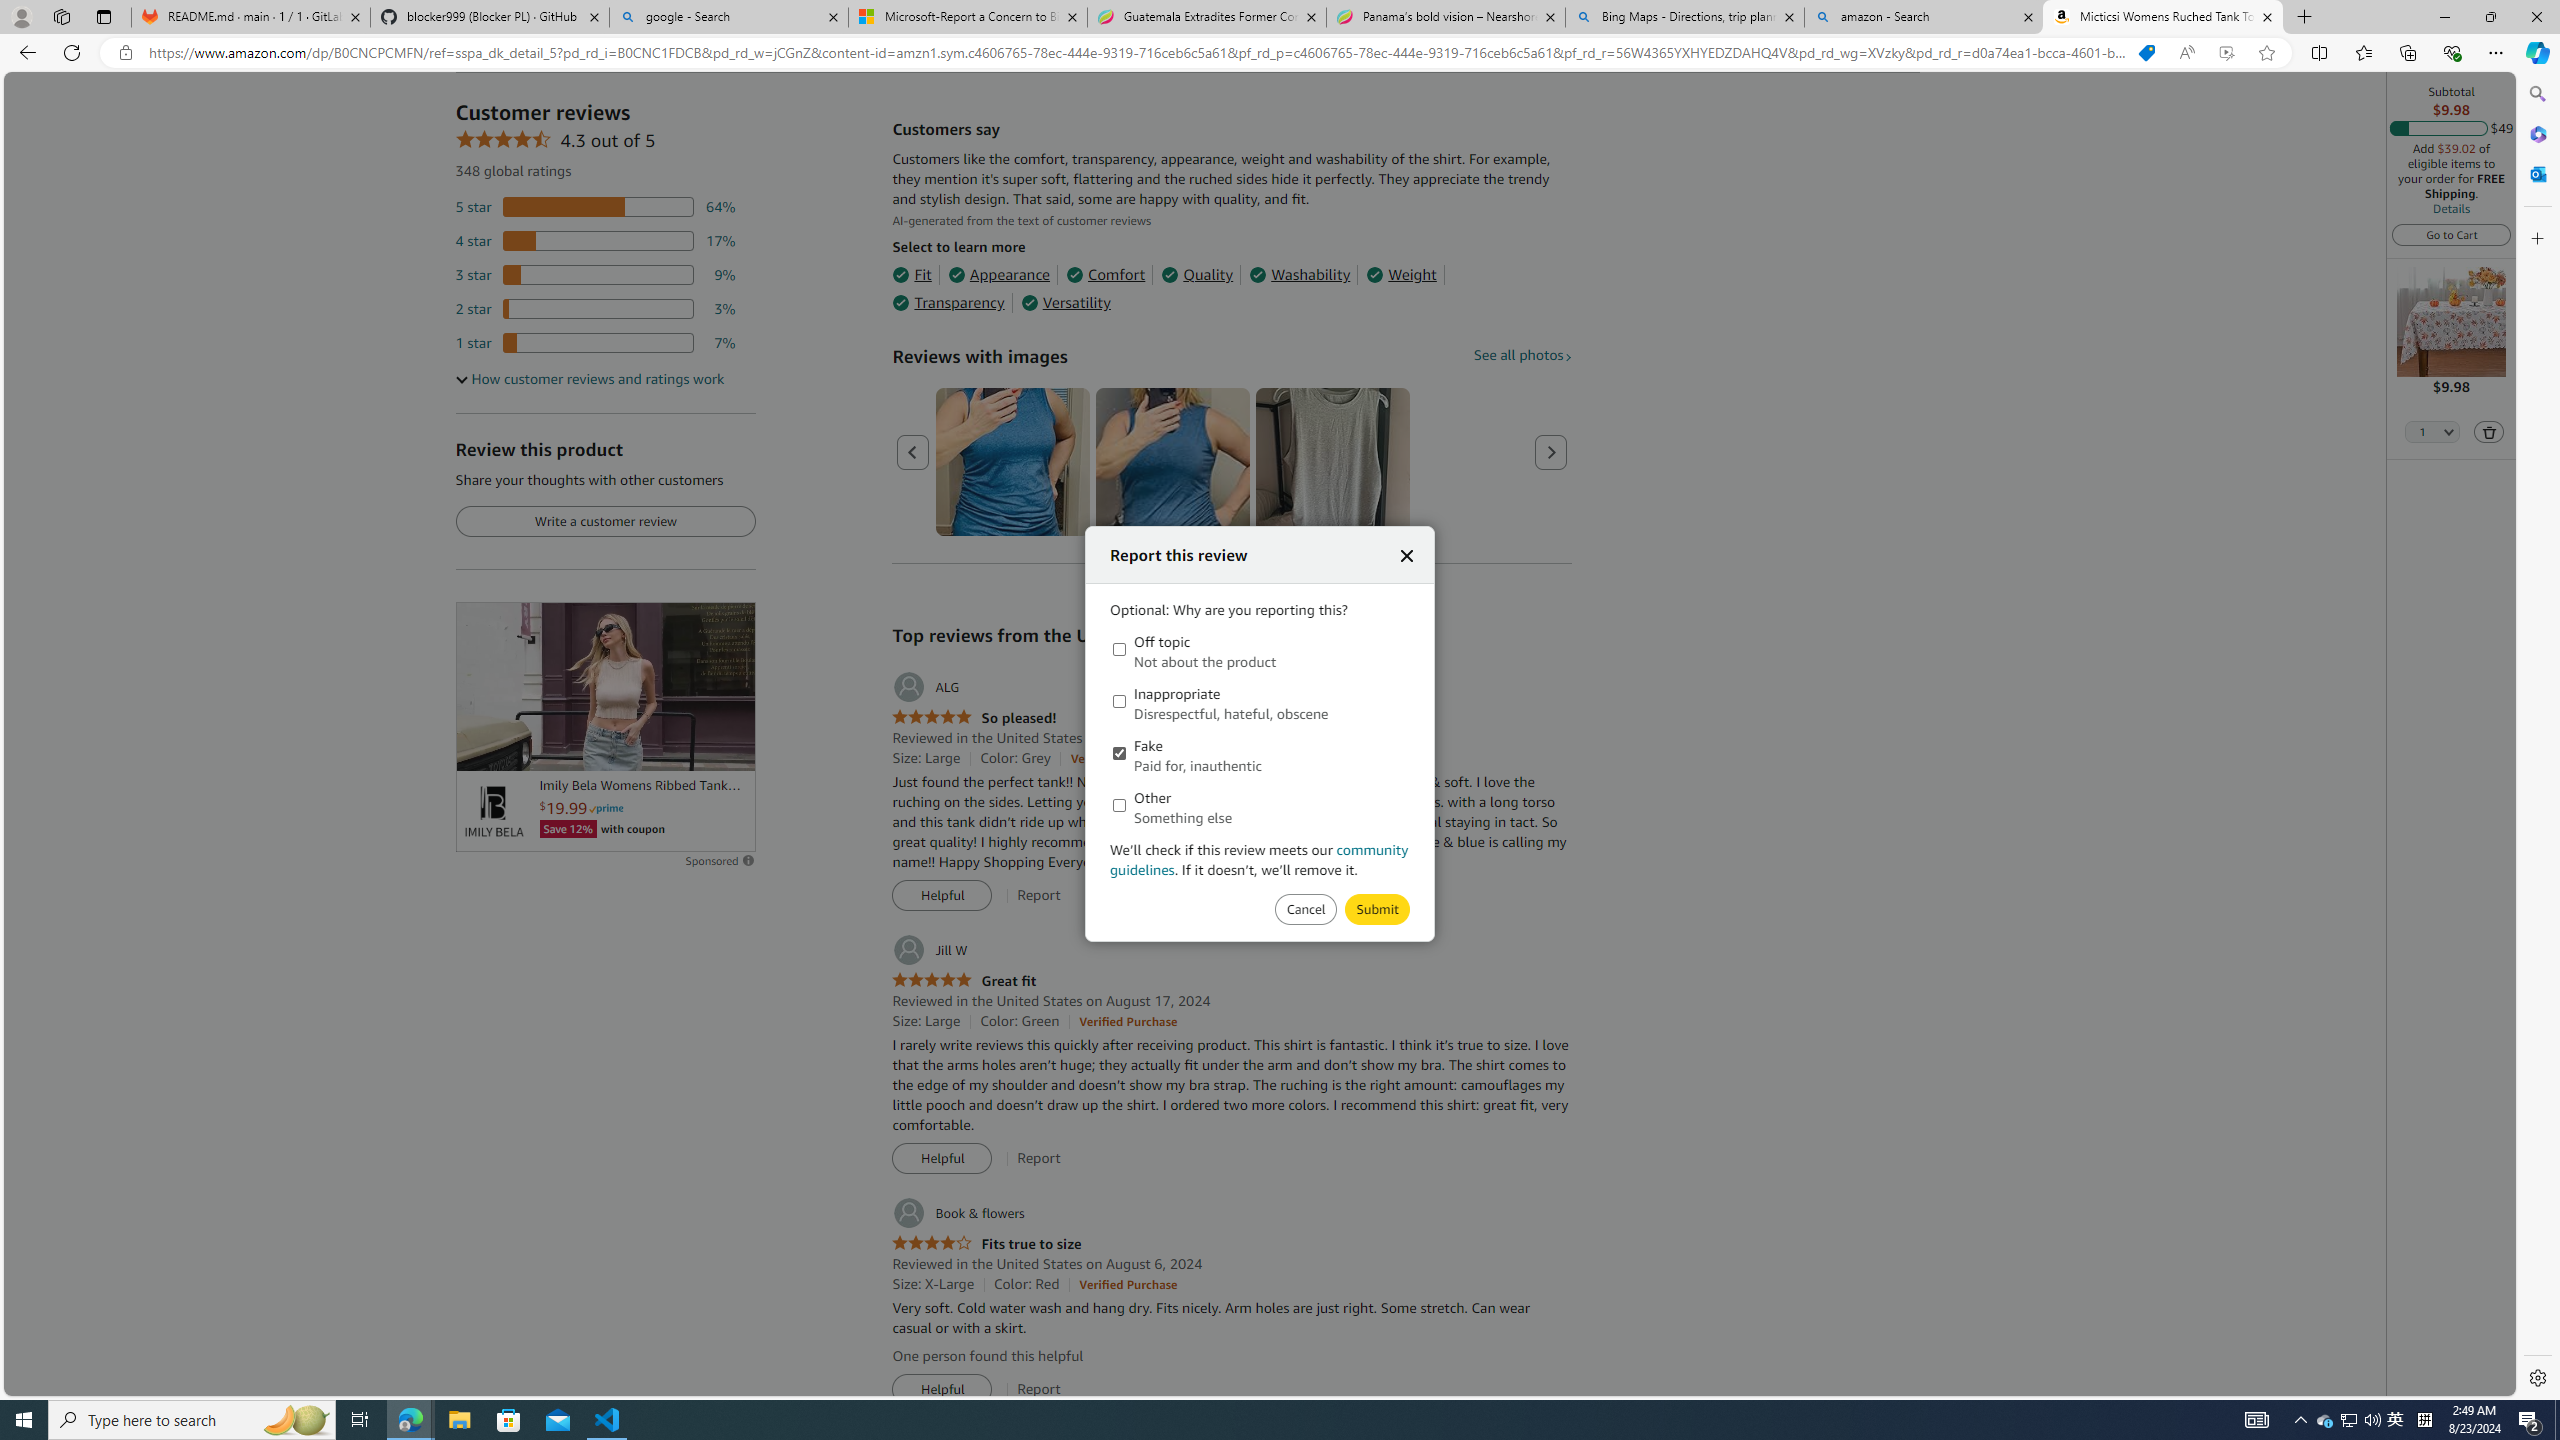 The width and height of the screenshot is (2560, 1440). Describe the element at coordinates (595, 342) in the screenshot. I see `'7 percent of reviews have 1 stars'` at that location.